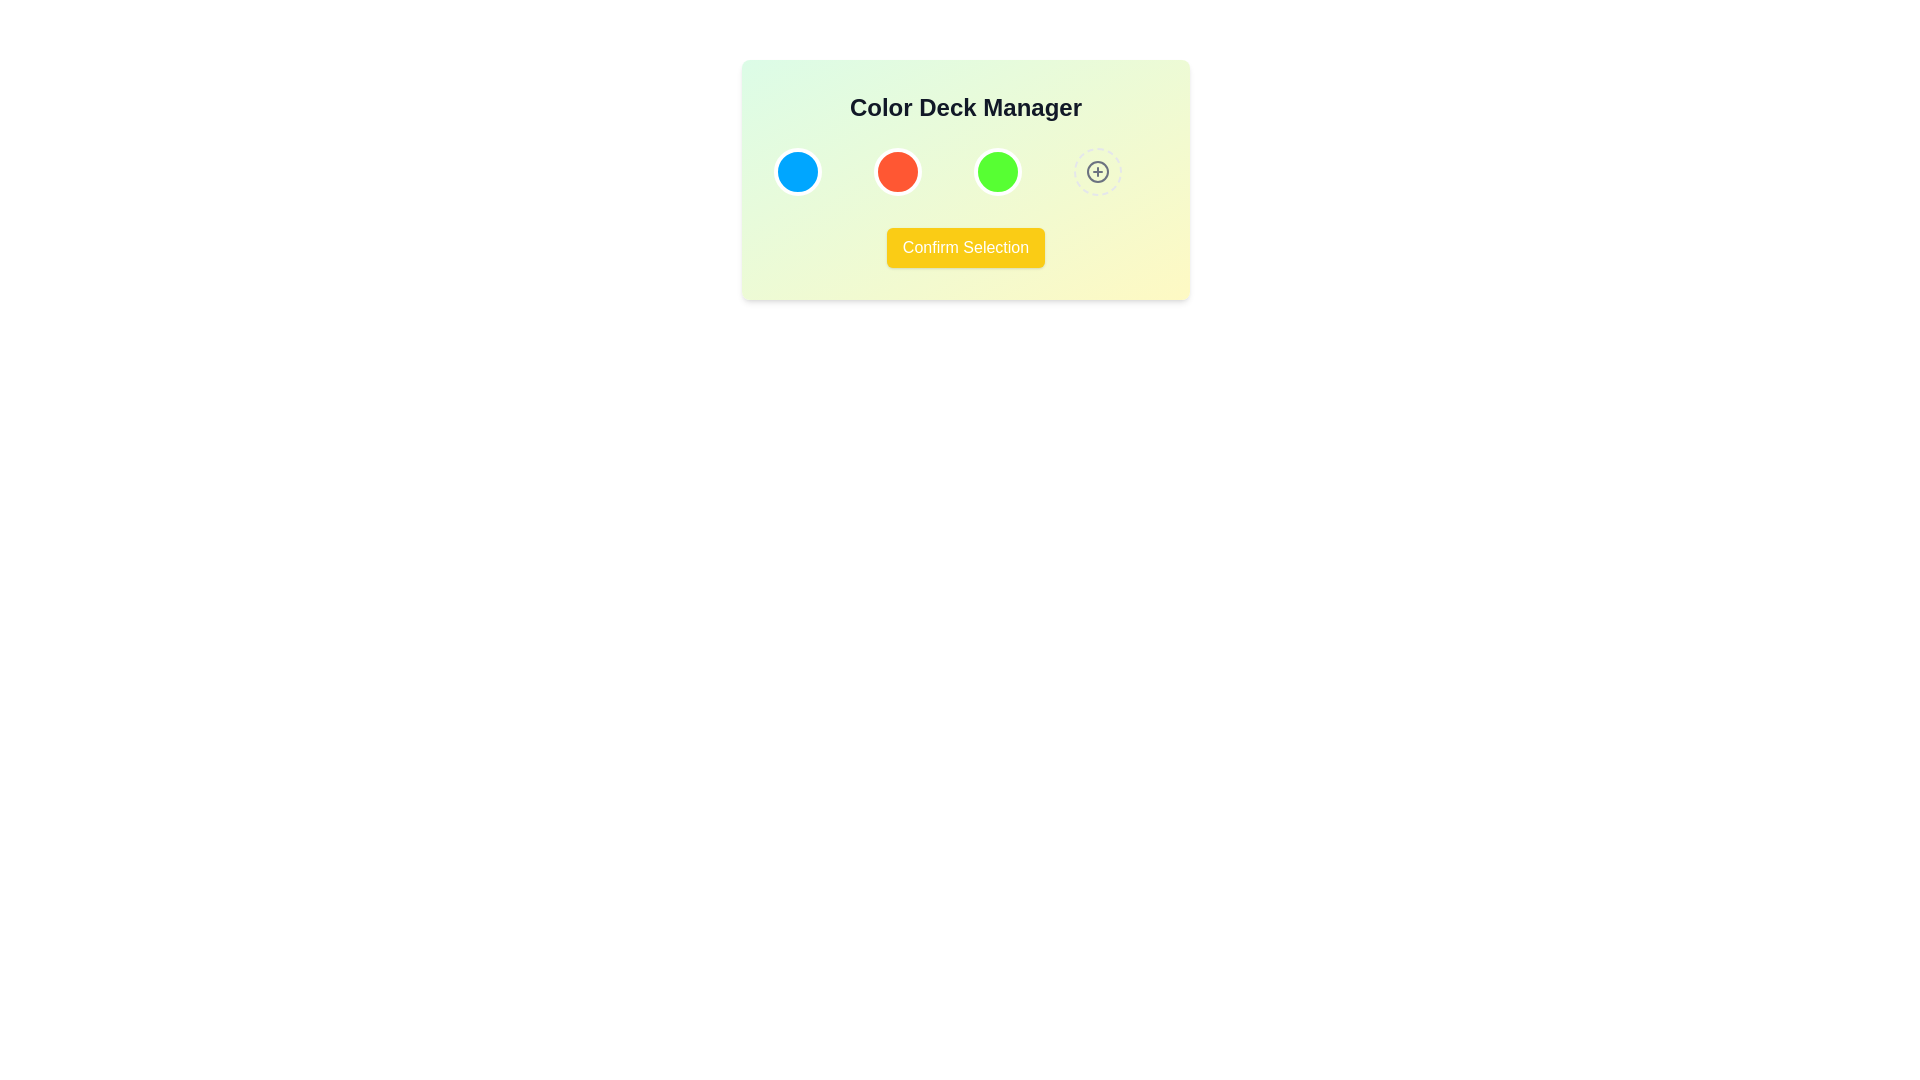  I want to click on the Text label or heading located at the top of its containing box, which provides context to the user about its purpose, so click(965, 108).